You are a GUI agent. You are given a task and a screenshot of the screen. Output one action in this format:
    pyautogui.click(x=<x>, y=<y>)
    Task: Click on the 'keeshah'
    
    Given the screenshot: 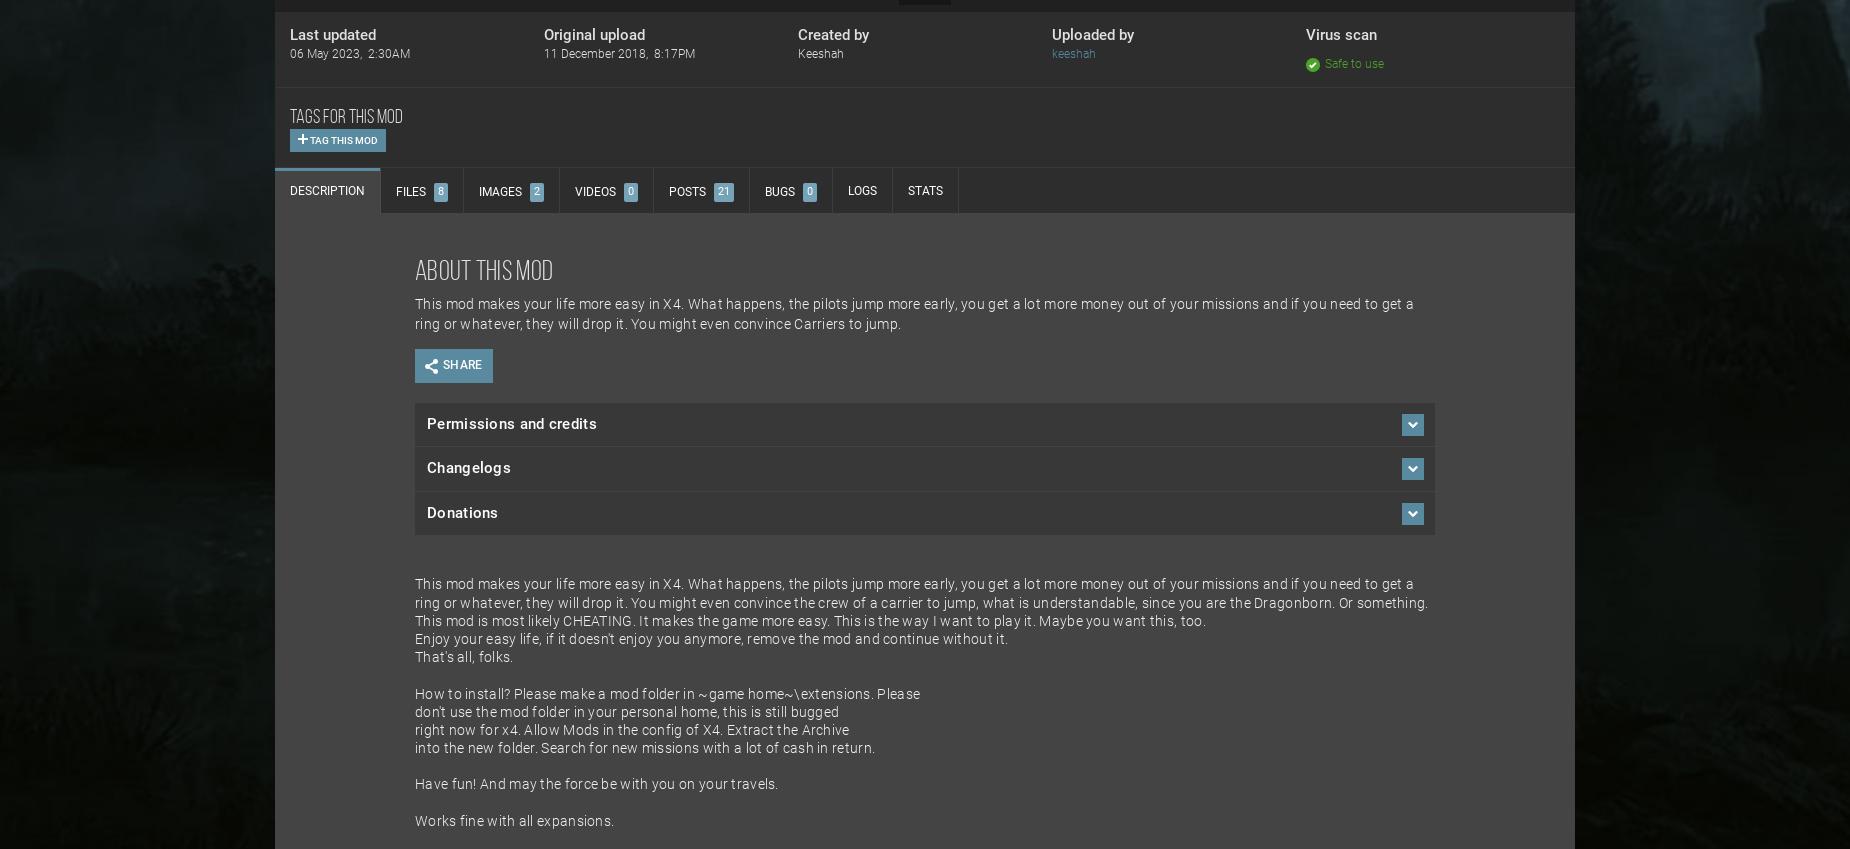 What is the action you would take?
    pyautogui.click(x=1072, y=53)
    